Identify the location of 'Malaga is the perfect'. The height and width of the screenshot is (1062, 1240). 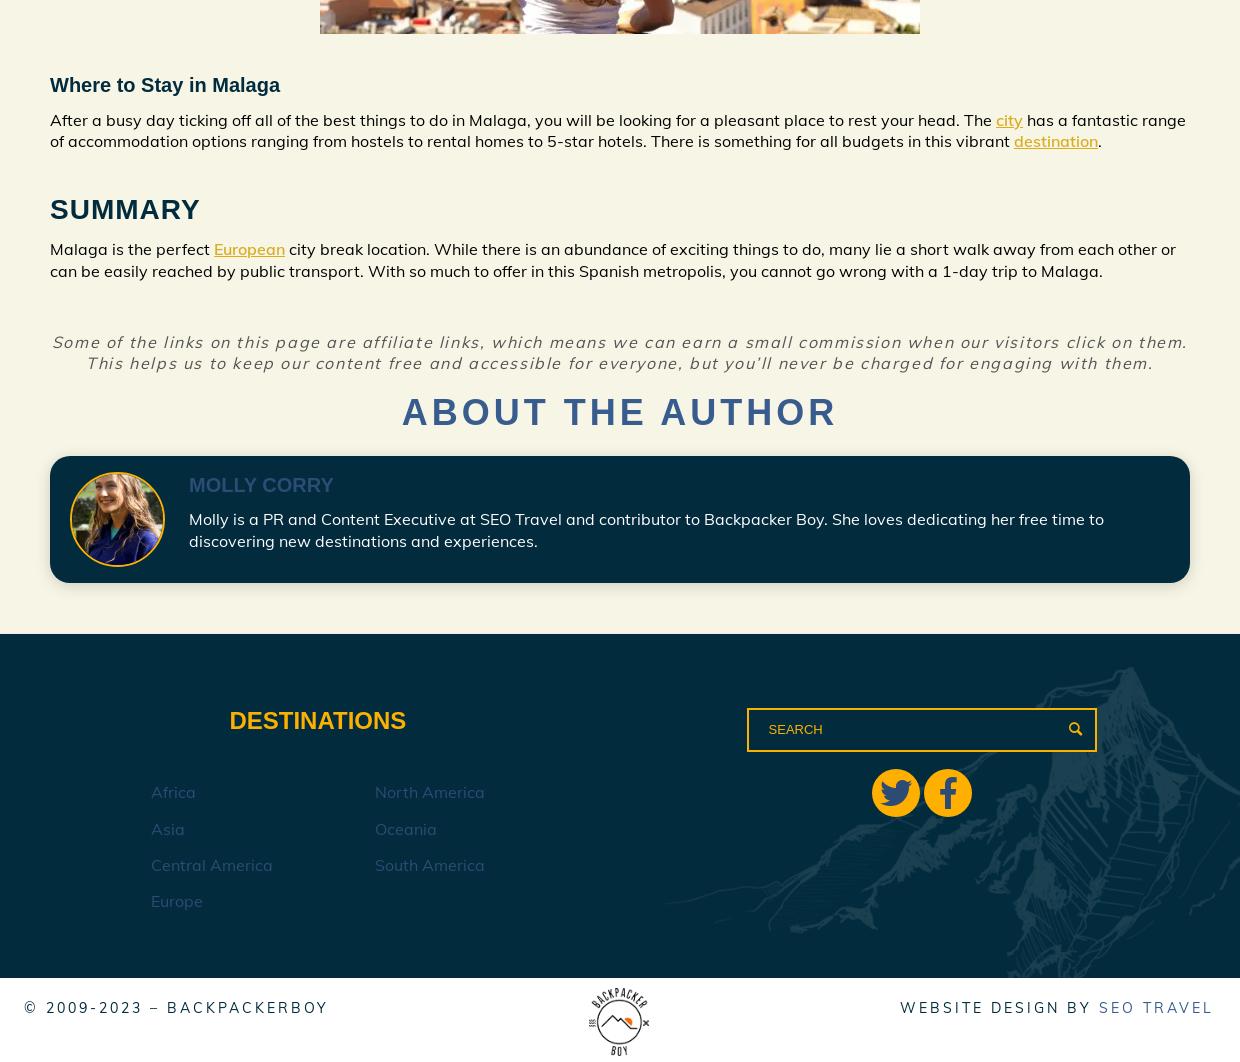
(132, 249).